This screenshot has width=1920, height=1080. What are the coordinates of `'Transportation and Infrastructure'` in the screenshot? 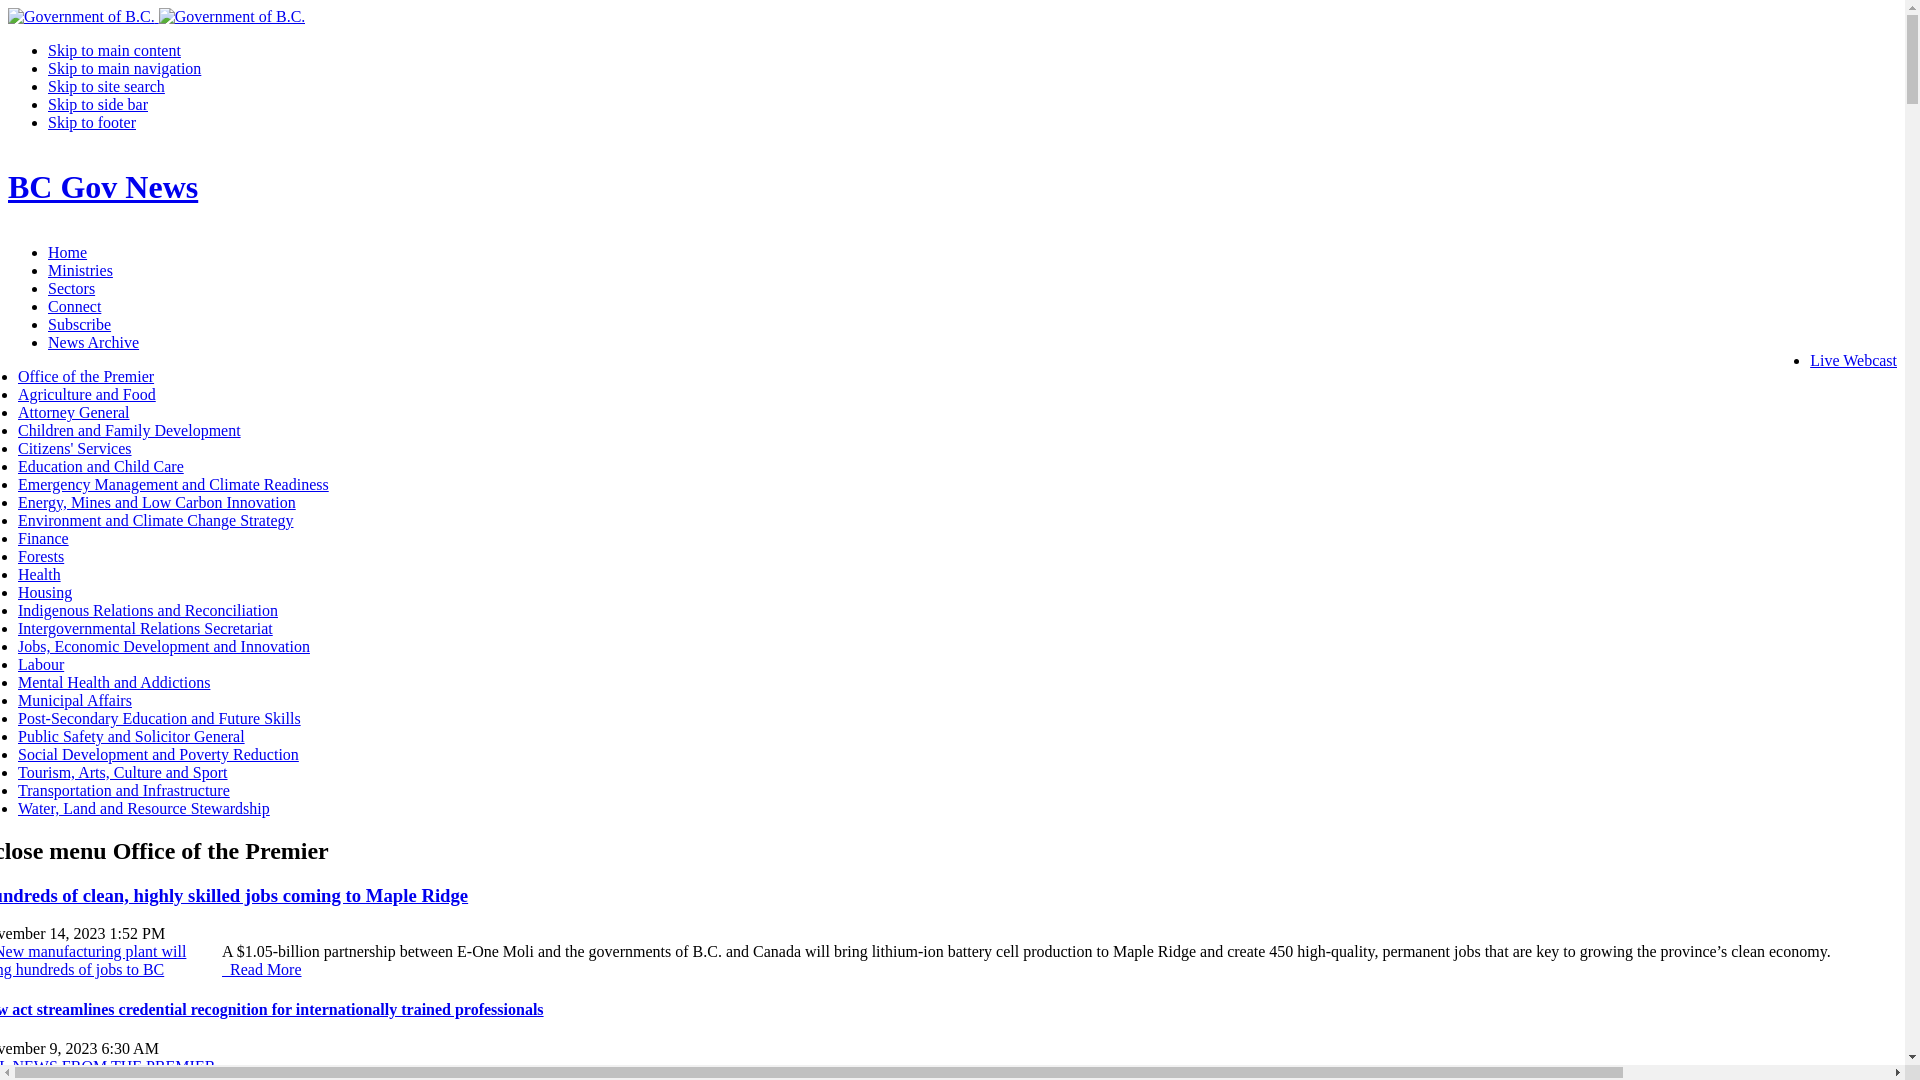 It's located at (18, 789).